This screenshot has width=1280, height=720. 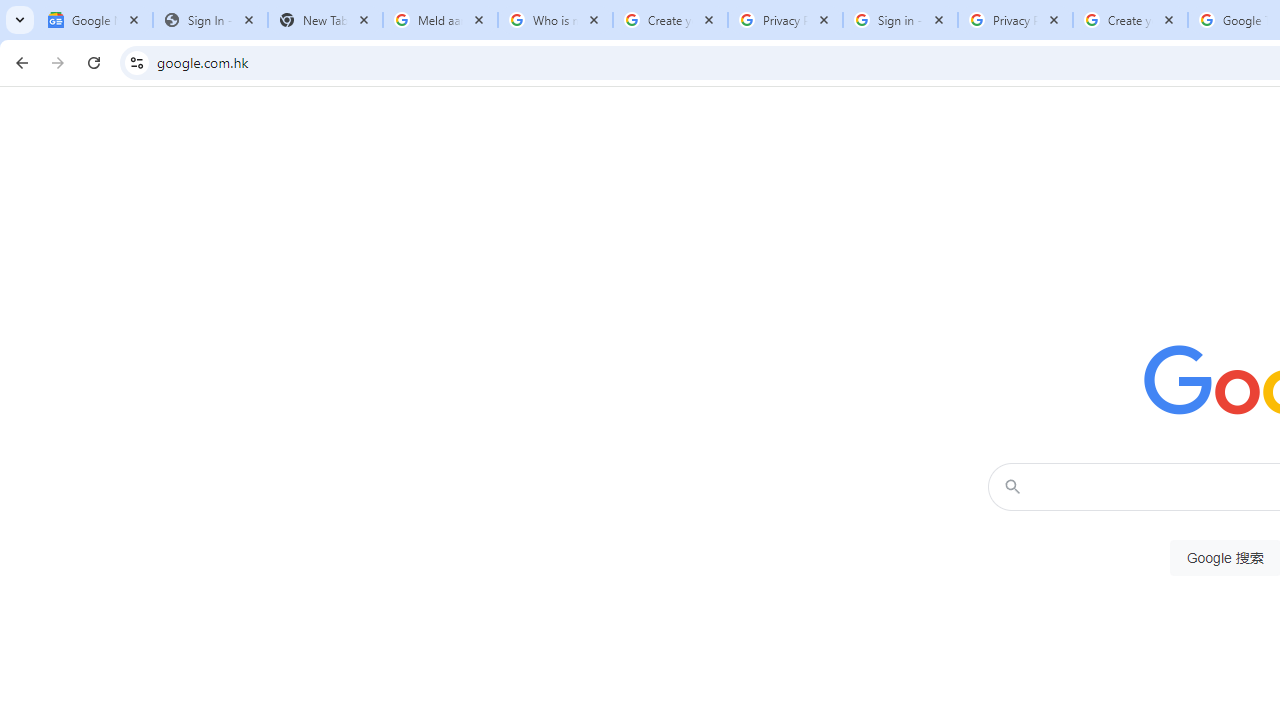 I want to click on 'Create your Google Account', so click(x=1130, y=20).